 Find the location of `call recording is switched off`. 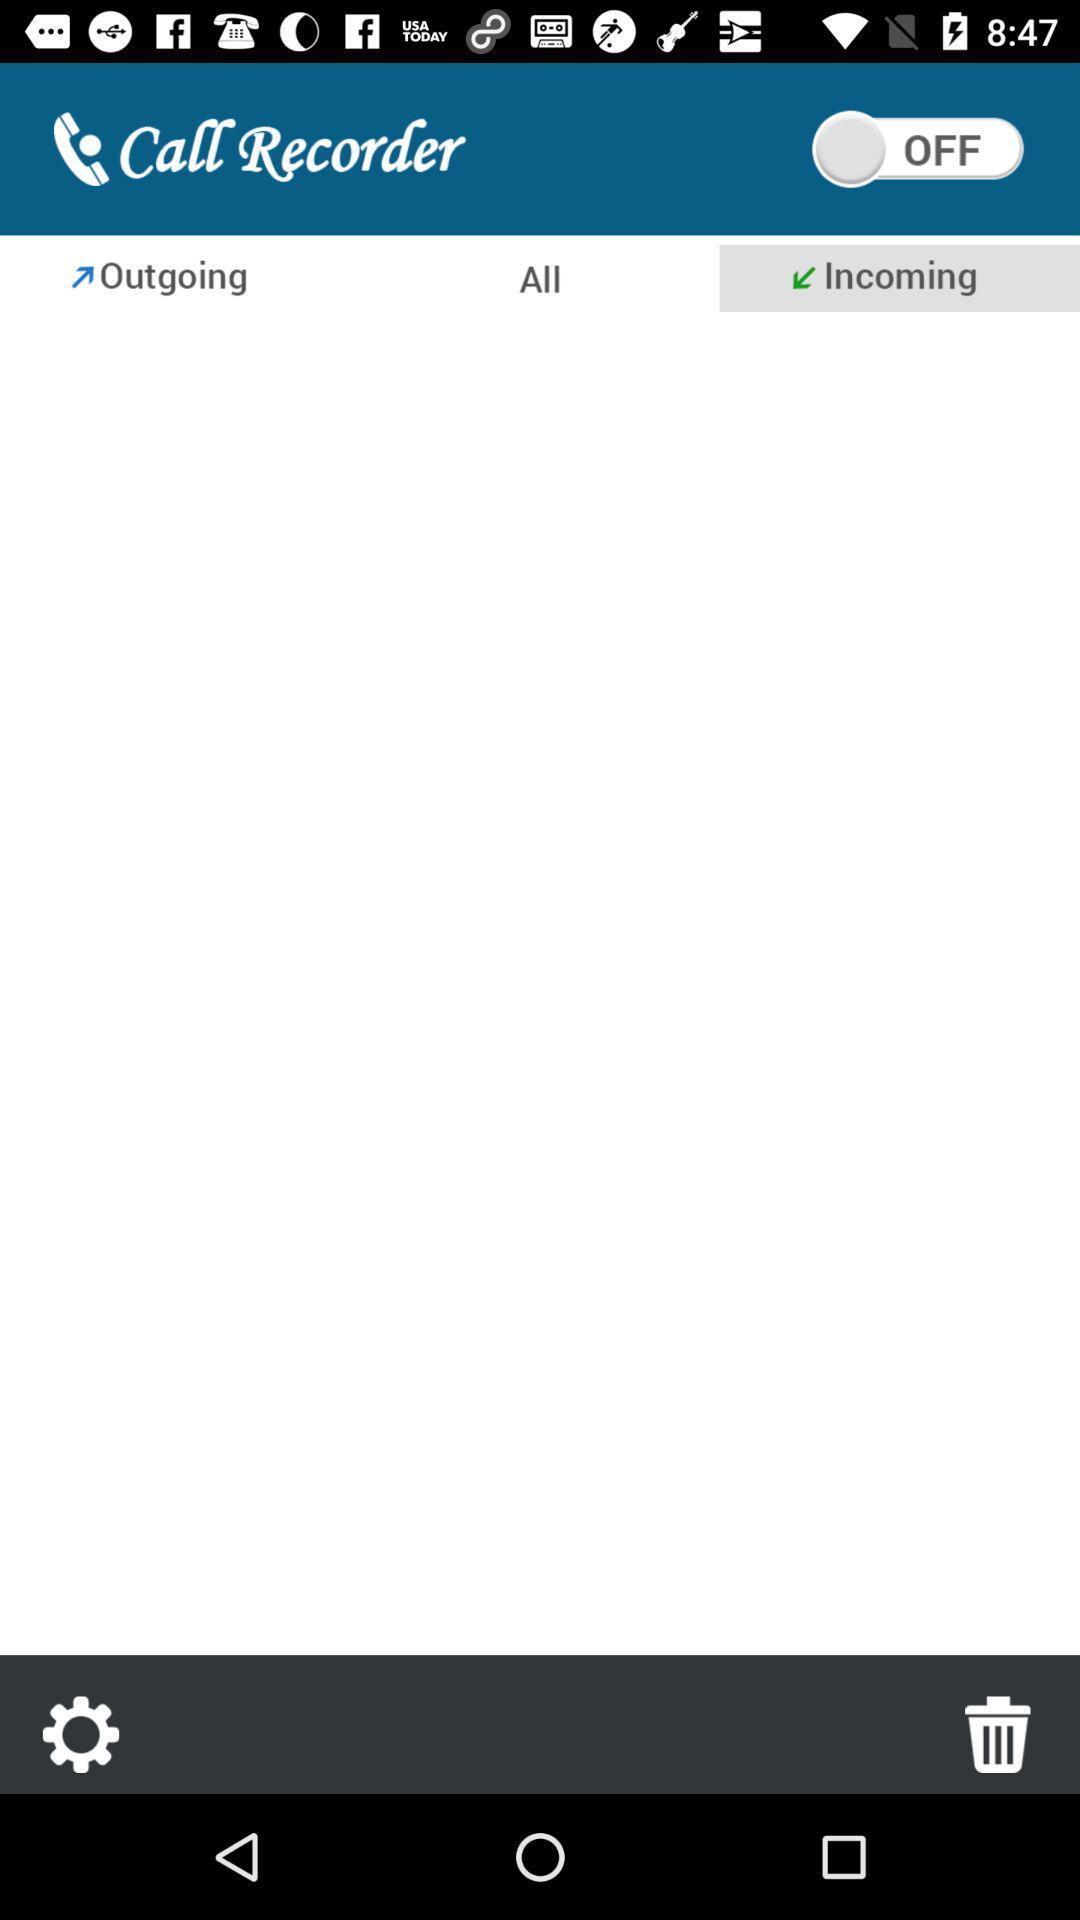

call recording is switched off is located at coordinates (918, 148).